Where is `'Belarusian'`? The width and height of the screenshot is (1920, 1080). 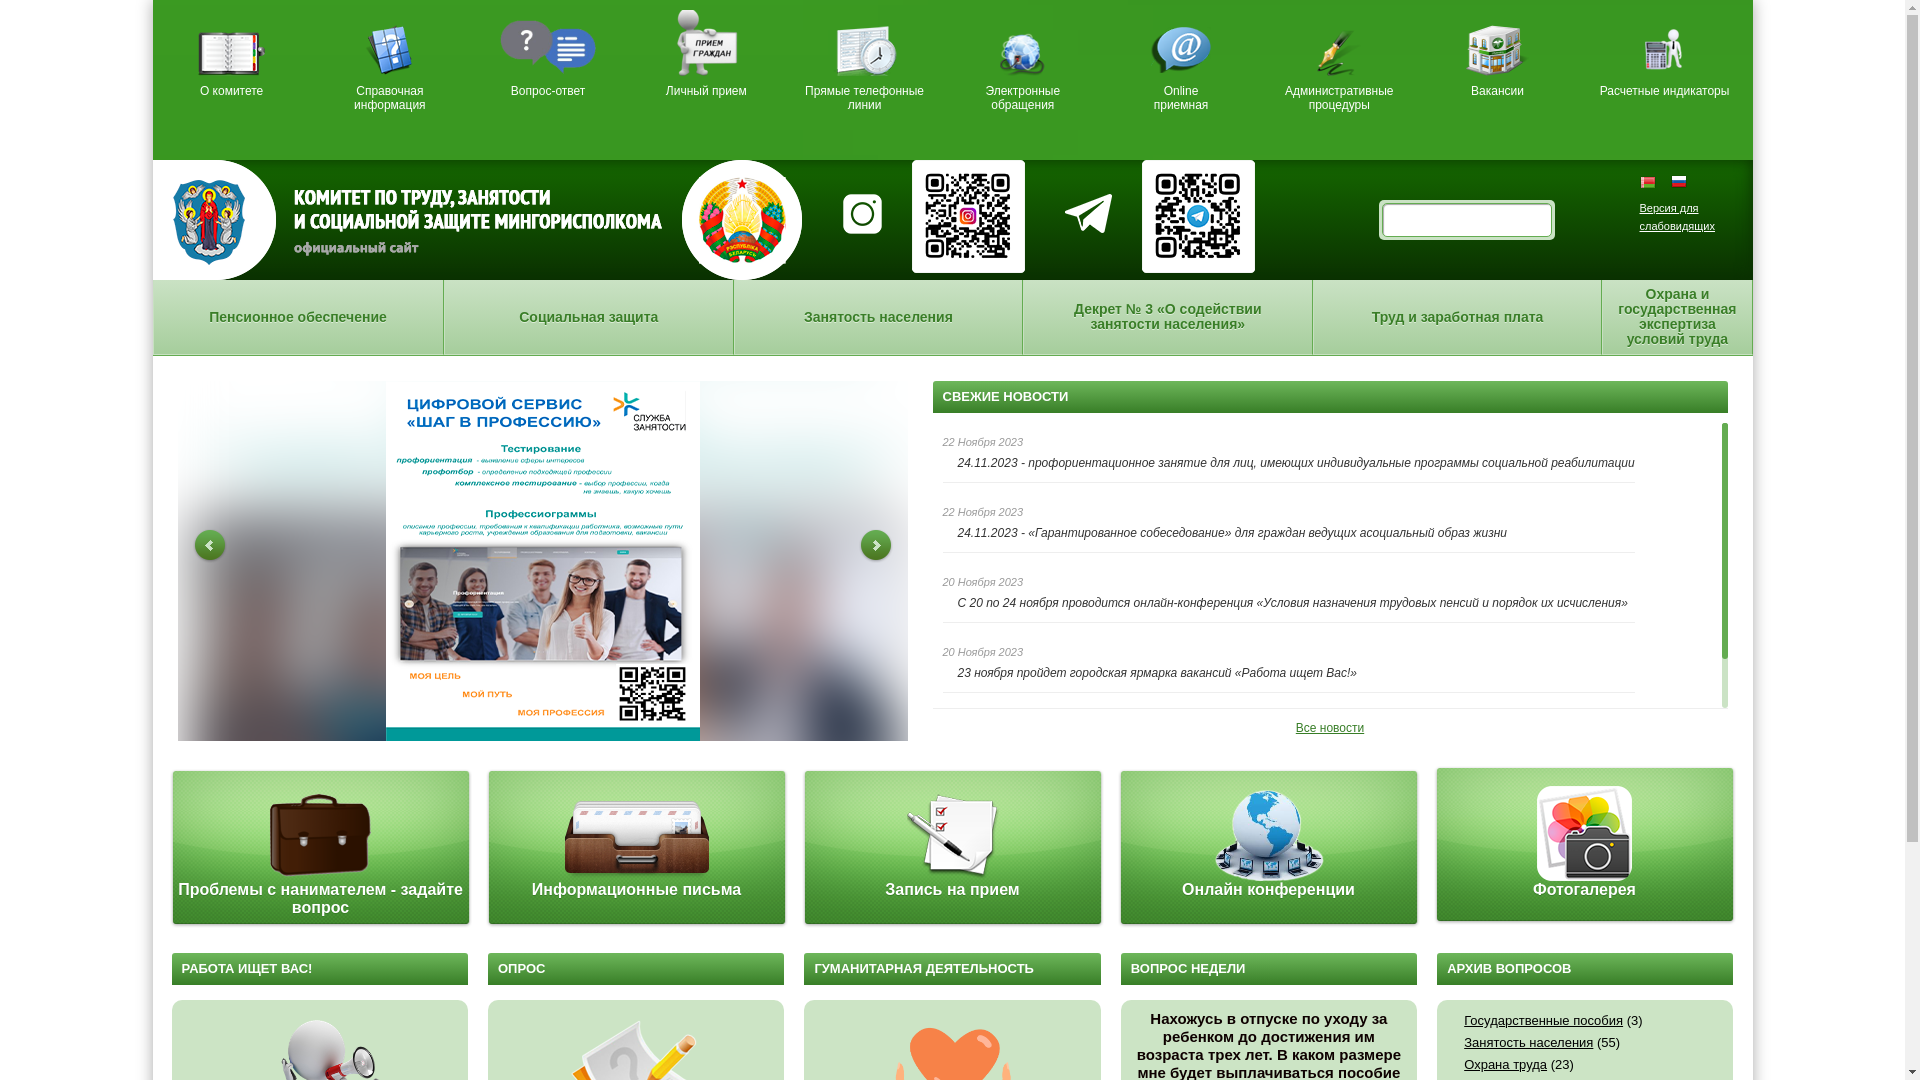 'Belarusian' is located at coordinates (1655, 181).